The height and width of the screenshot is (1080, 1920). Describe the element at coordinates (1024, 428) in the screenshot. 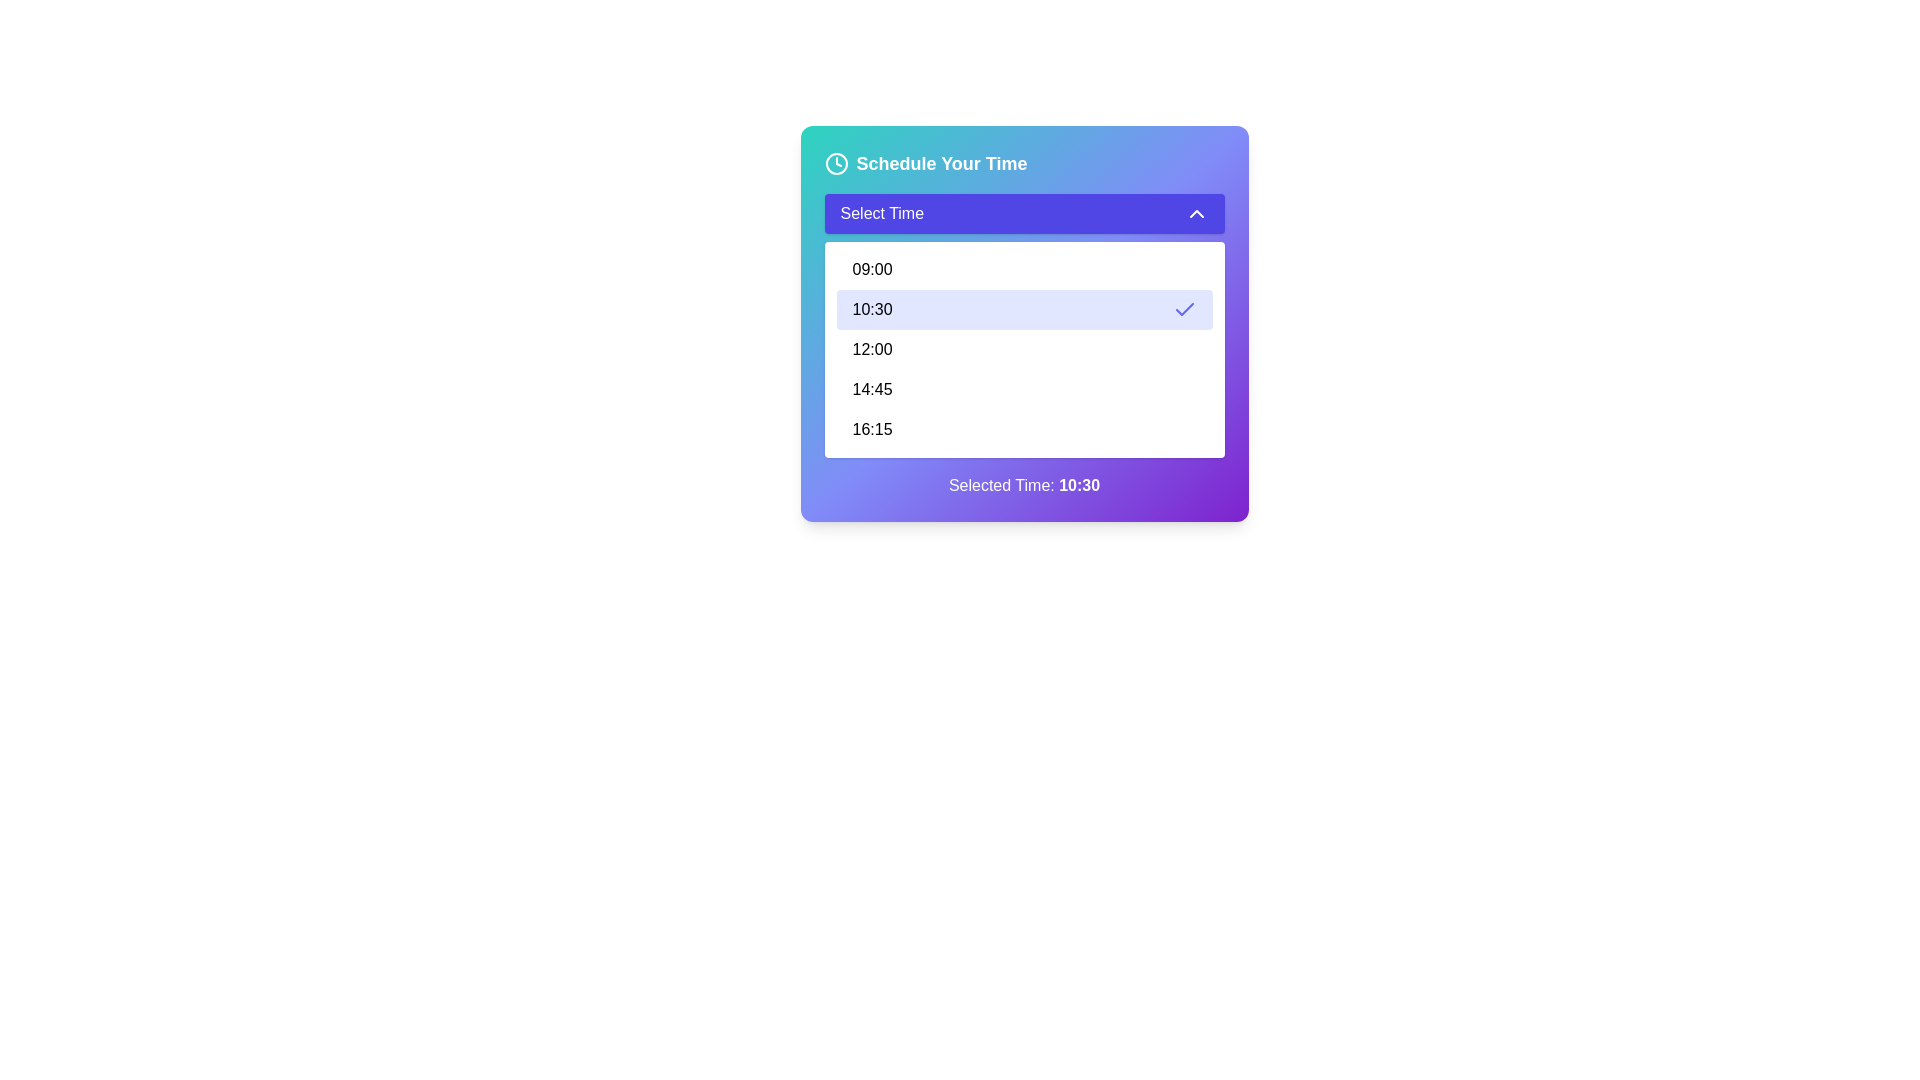

I see `the list item displaying '16:15' in the dropdown menu` at that location.